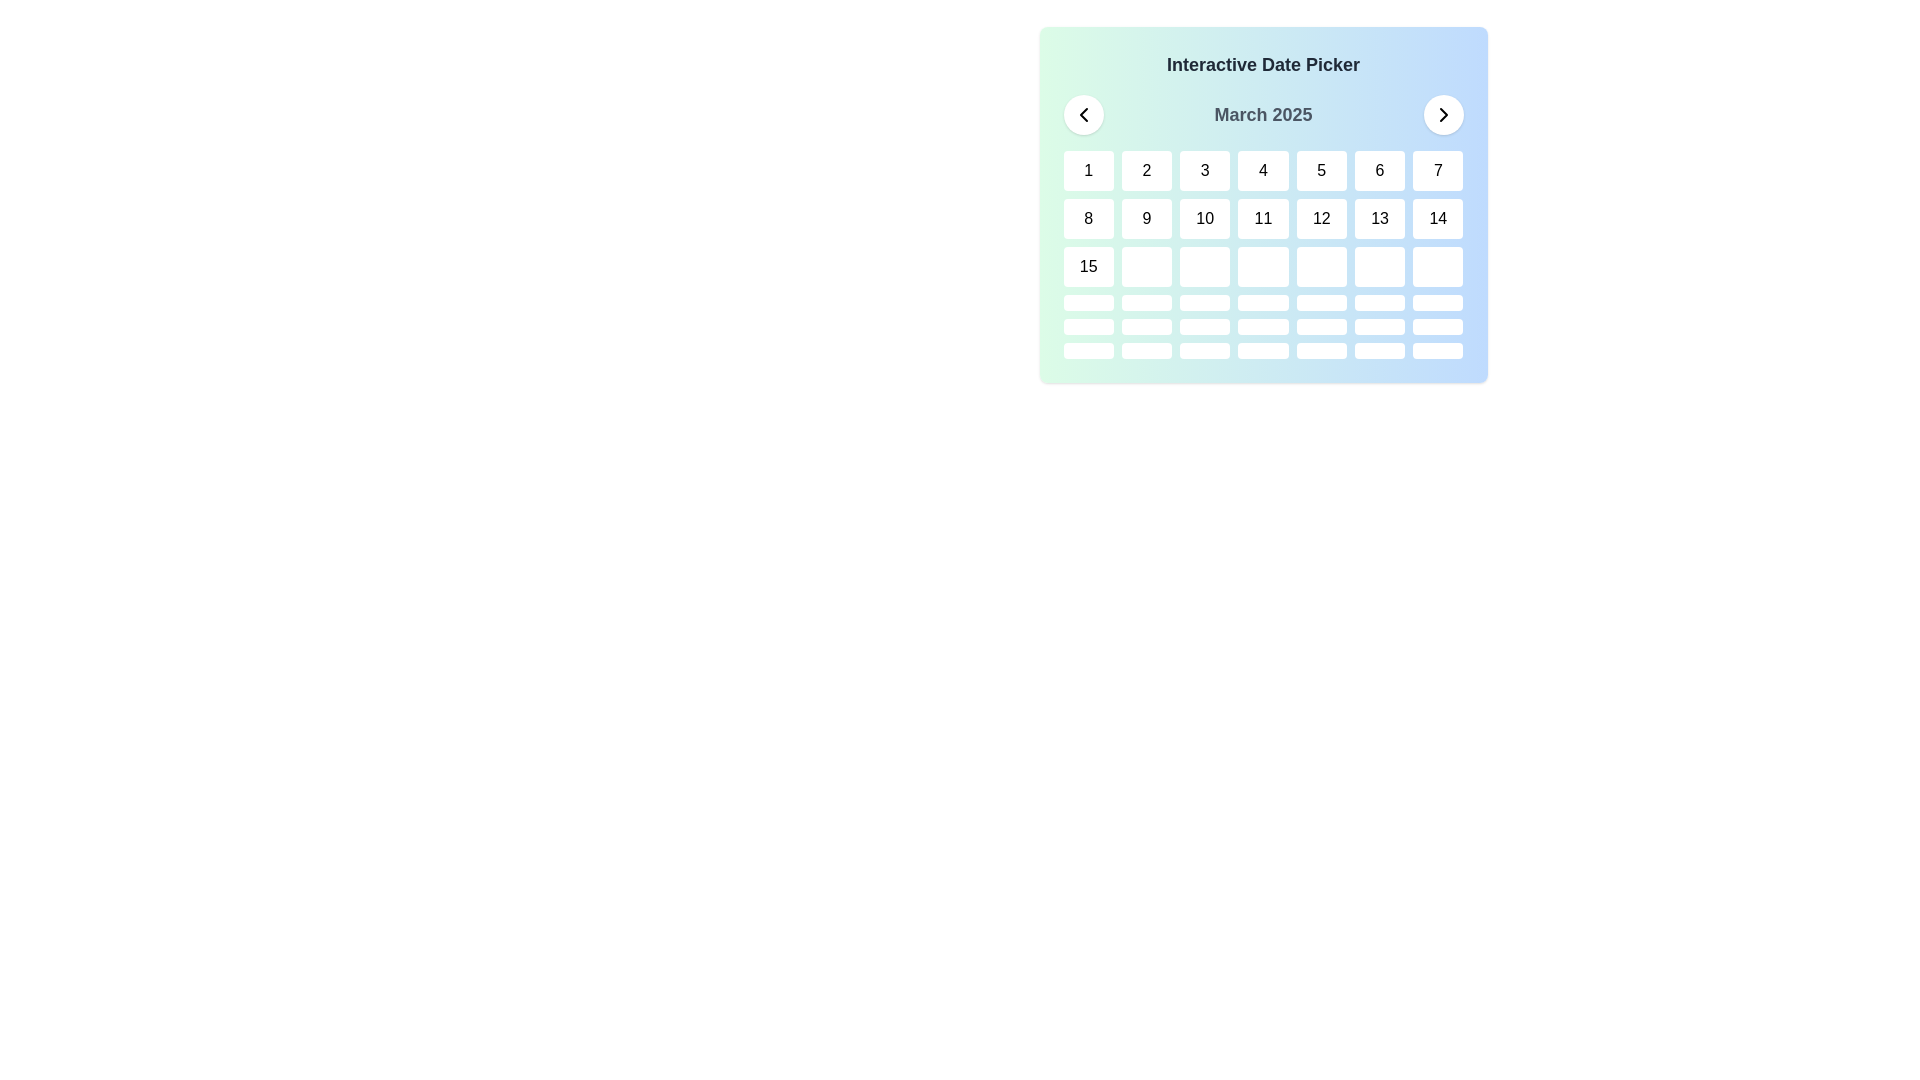  Describe the element at coordinates (1082, 115) in the screenshot. I see `the left-chevron icon` at that location.